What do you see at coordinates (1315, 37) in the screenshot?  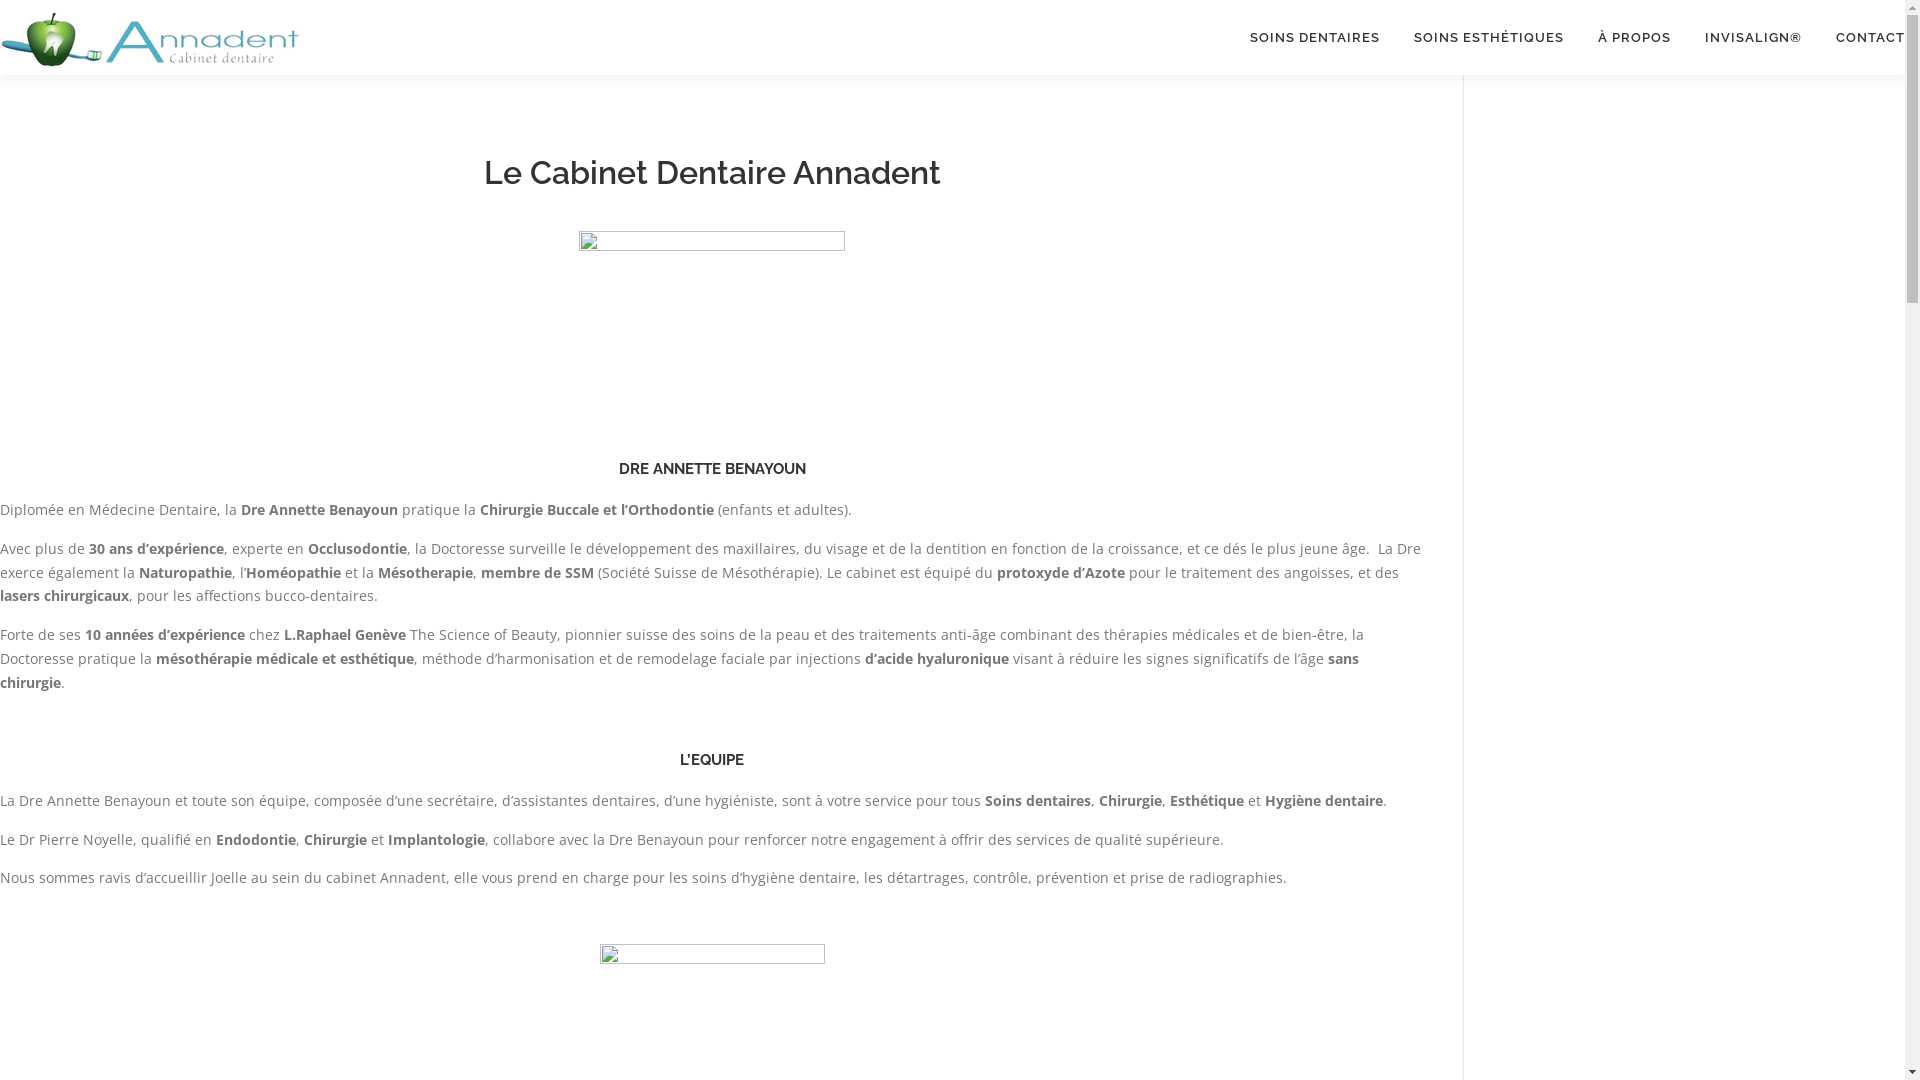 I see `'SOINS DENTAIRES'` at bounding box center [1315, 37].